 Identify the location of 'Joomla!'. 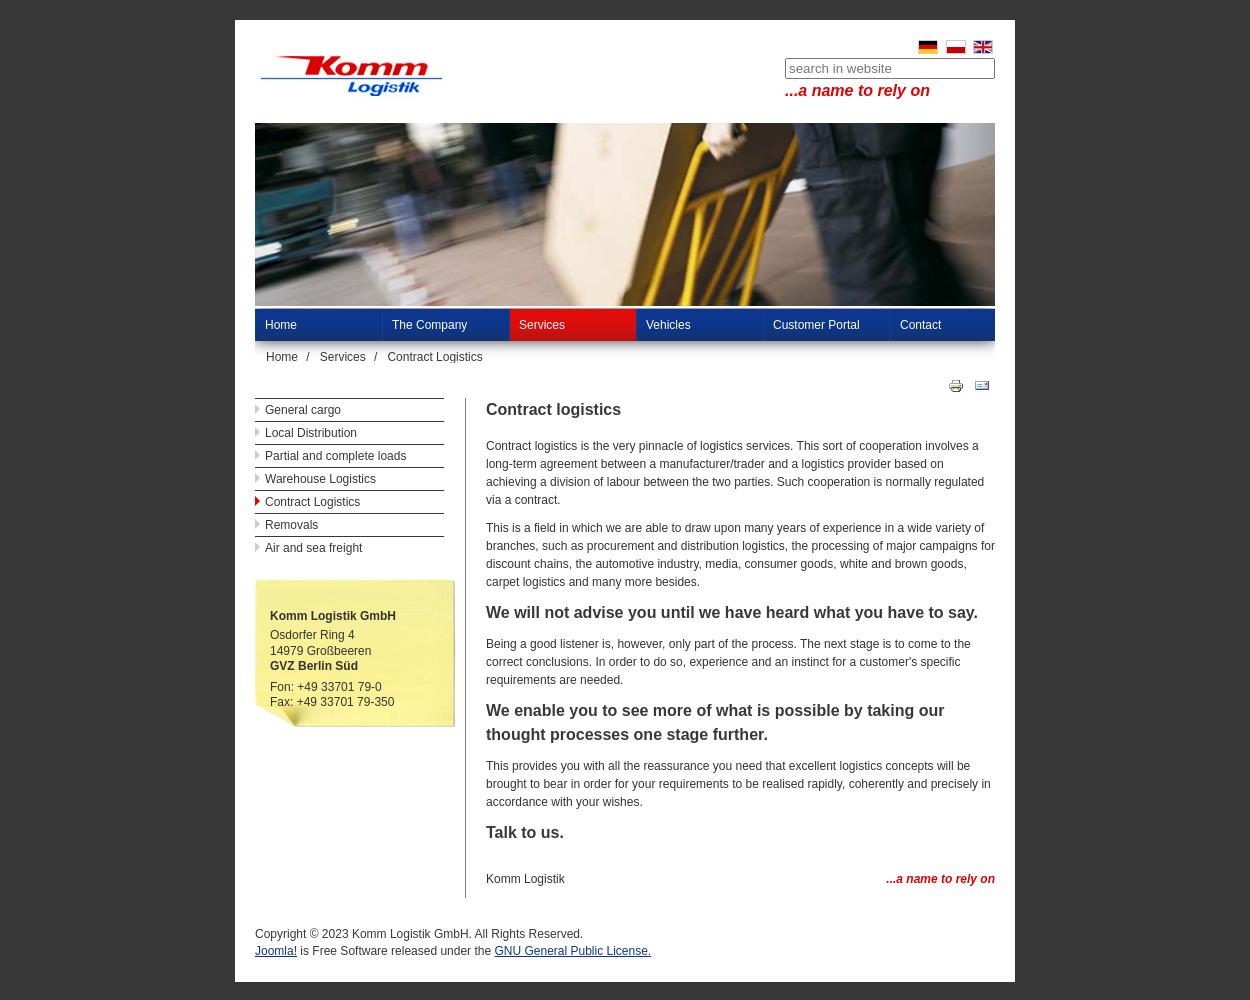
(276, 950).